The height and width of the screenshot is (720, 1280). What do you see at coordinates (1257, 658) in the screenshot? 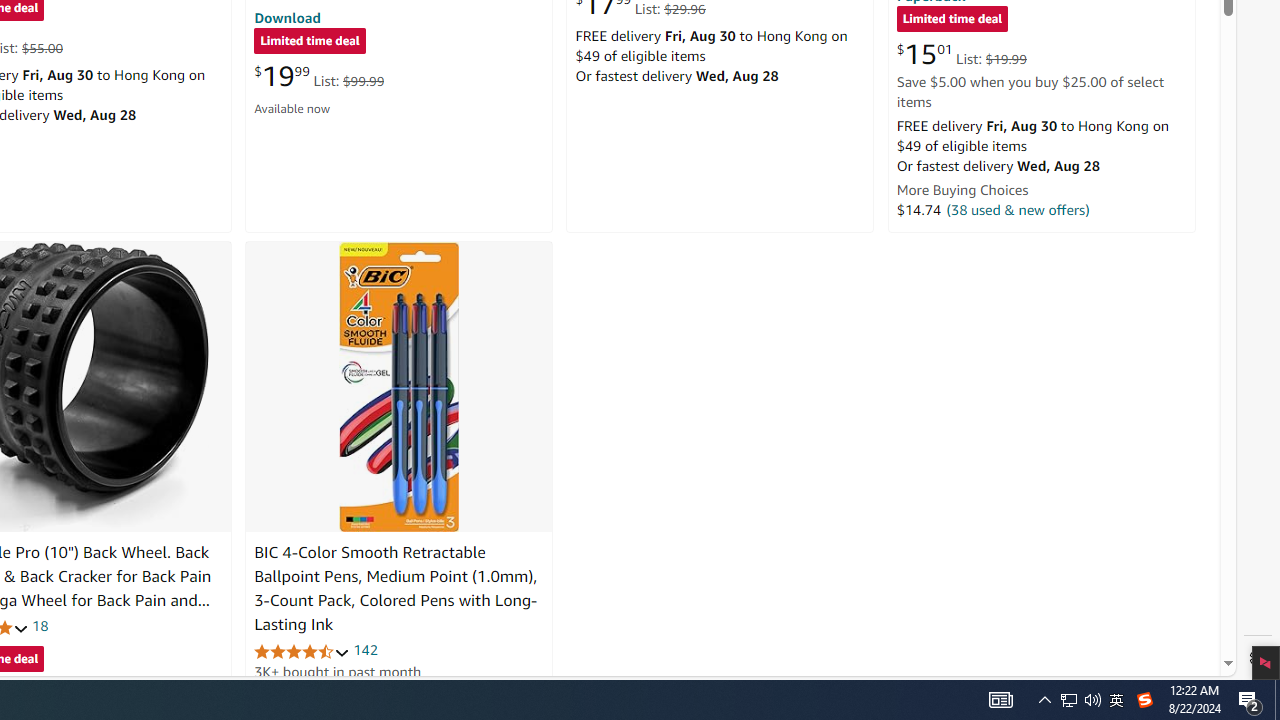
I see `'Settings'` at bounding box center [1257, 658].